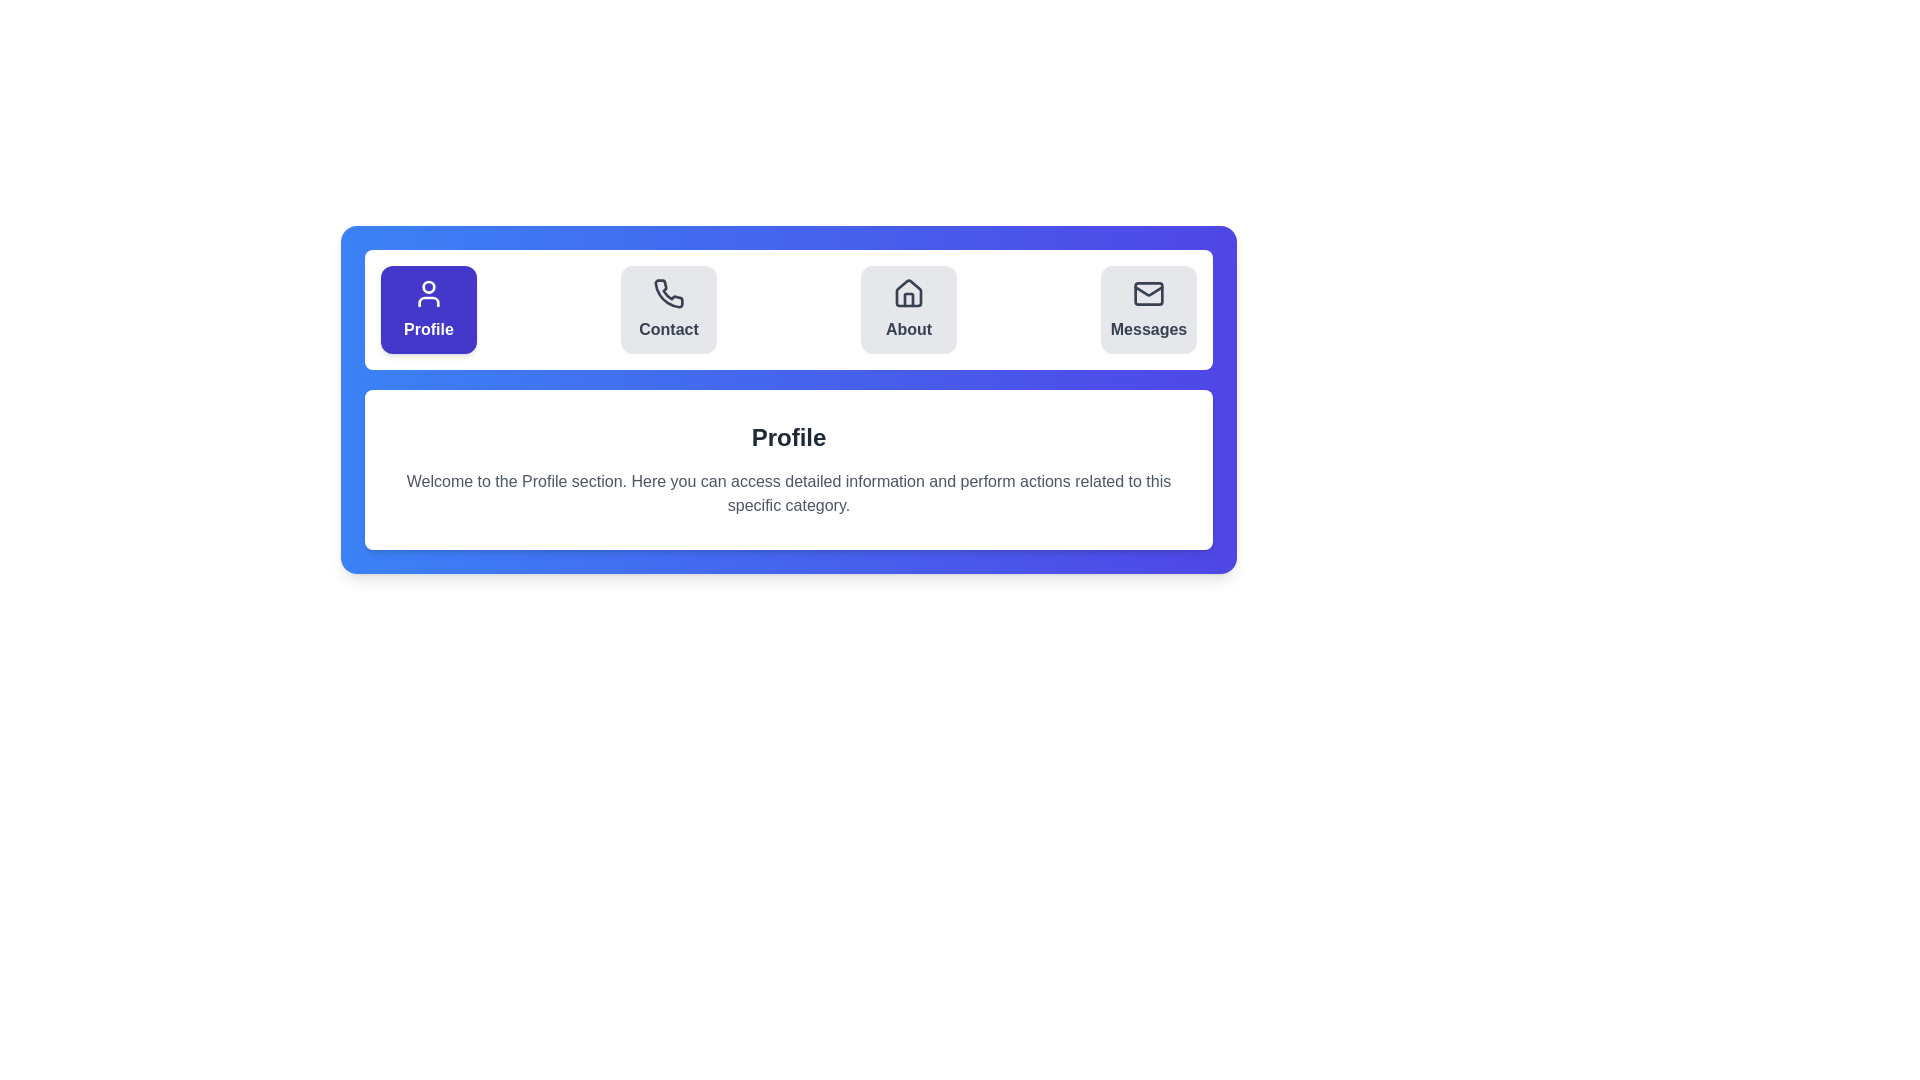  What do you see at coordinates (1148, 309) in the screenshot?
I see `the Messages tab by clicking its button` at bounding box center [1148, 309].